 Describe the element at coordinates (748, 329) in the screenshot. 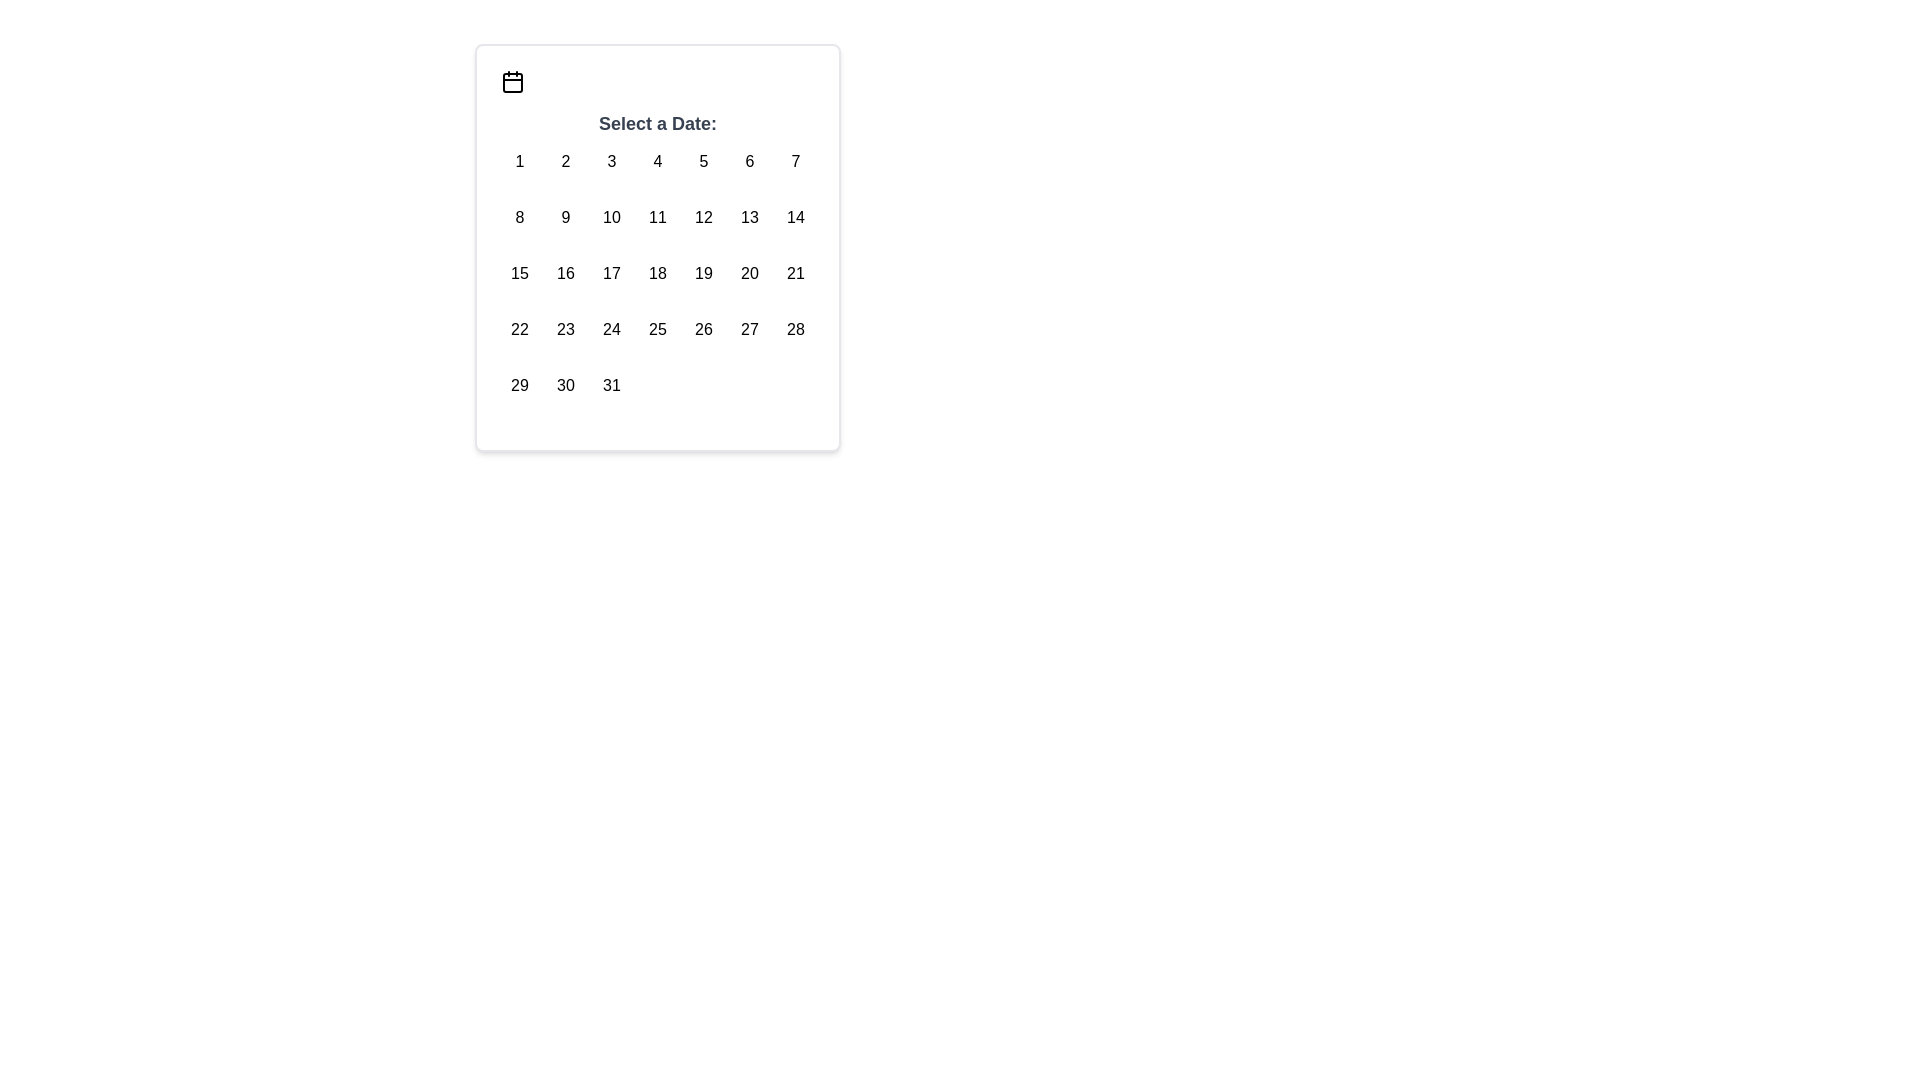

I see `the circular button with the text '27'` at that location.